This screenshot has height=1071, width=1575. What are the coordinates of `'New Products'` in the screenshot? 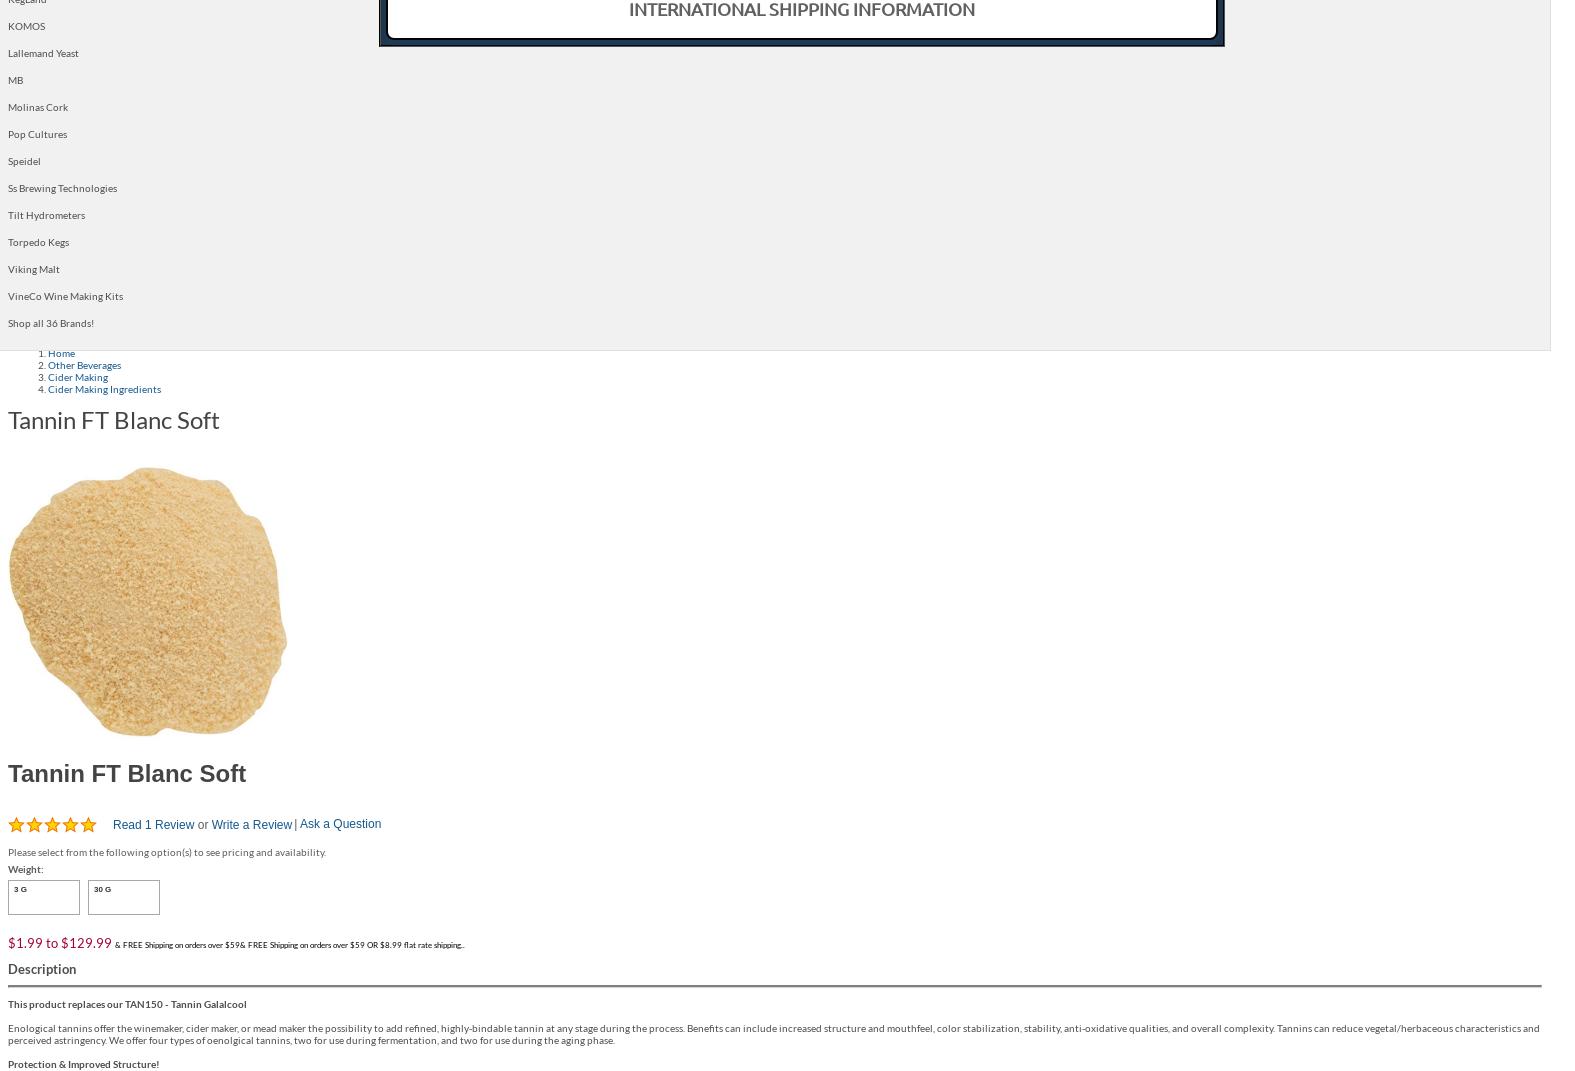 It's located at (774, 184).